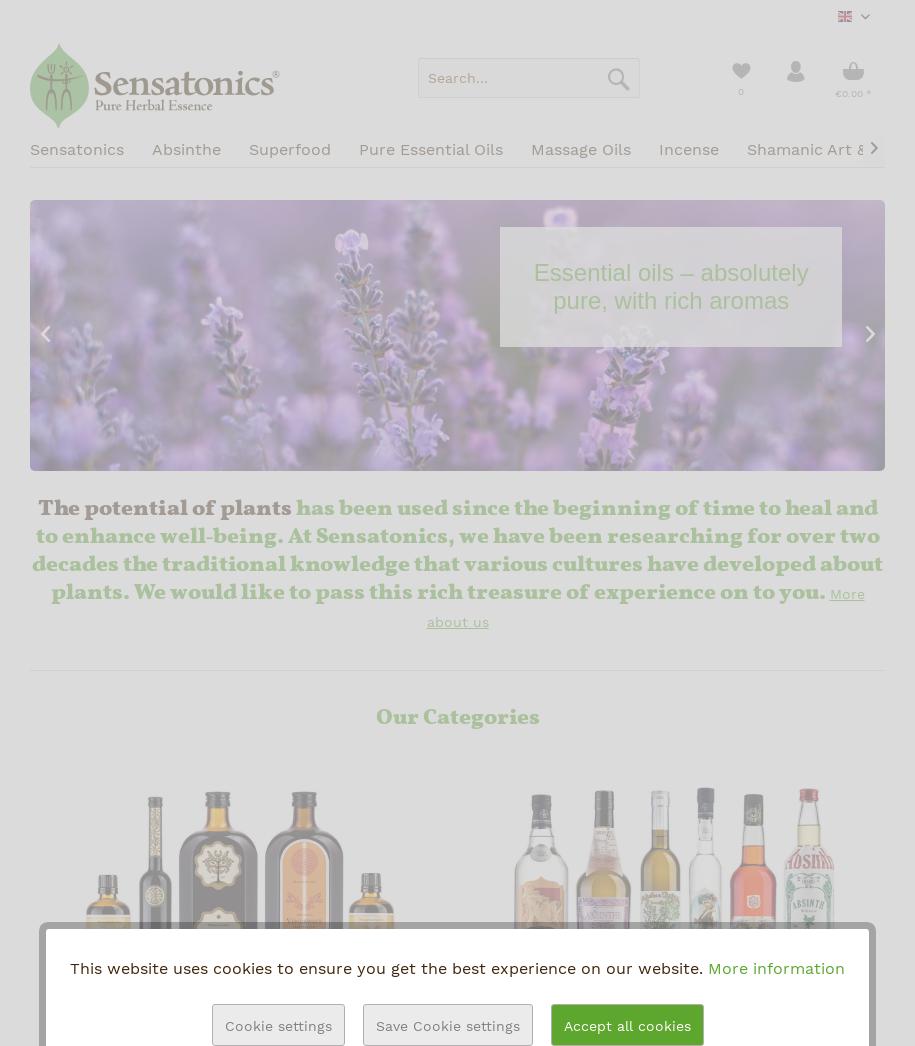 Image resolution: width=915 pixels, height=1046 pixels. Describe the element at coordinates (775, 967) in the screenshot. I see `'More information'` at that location.